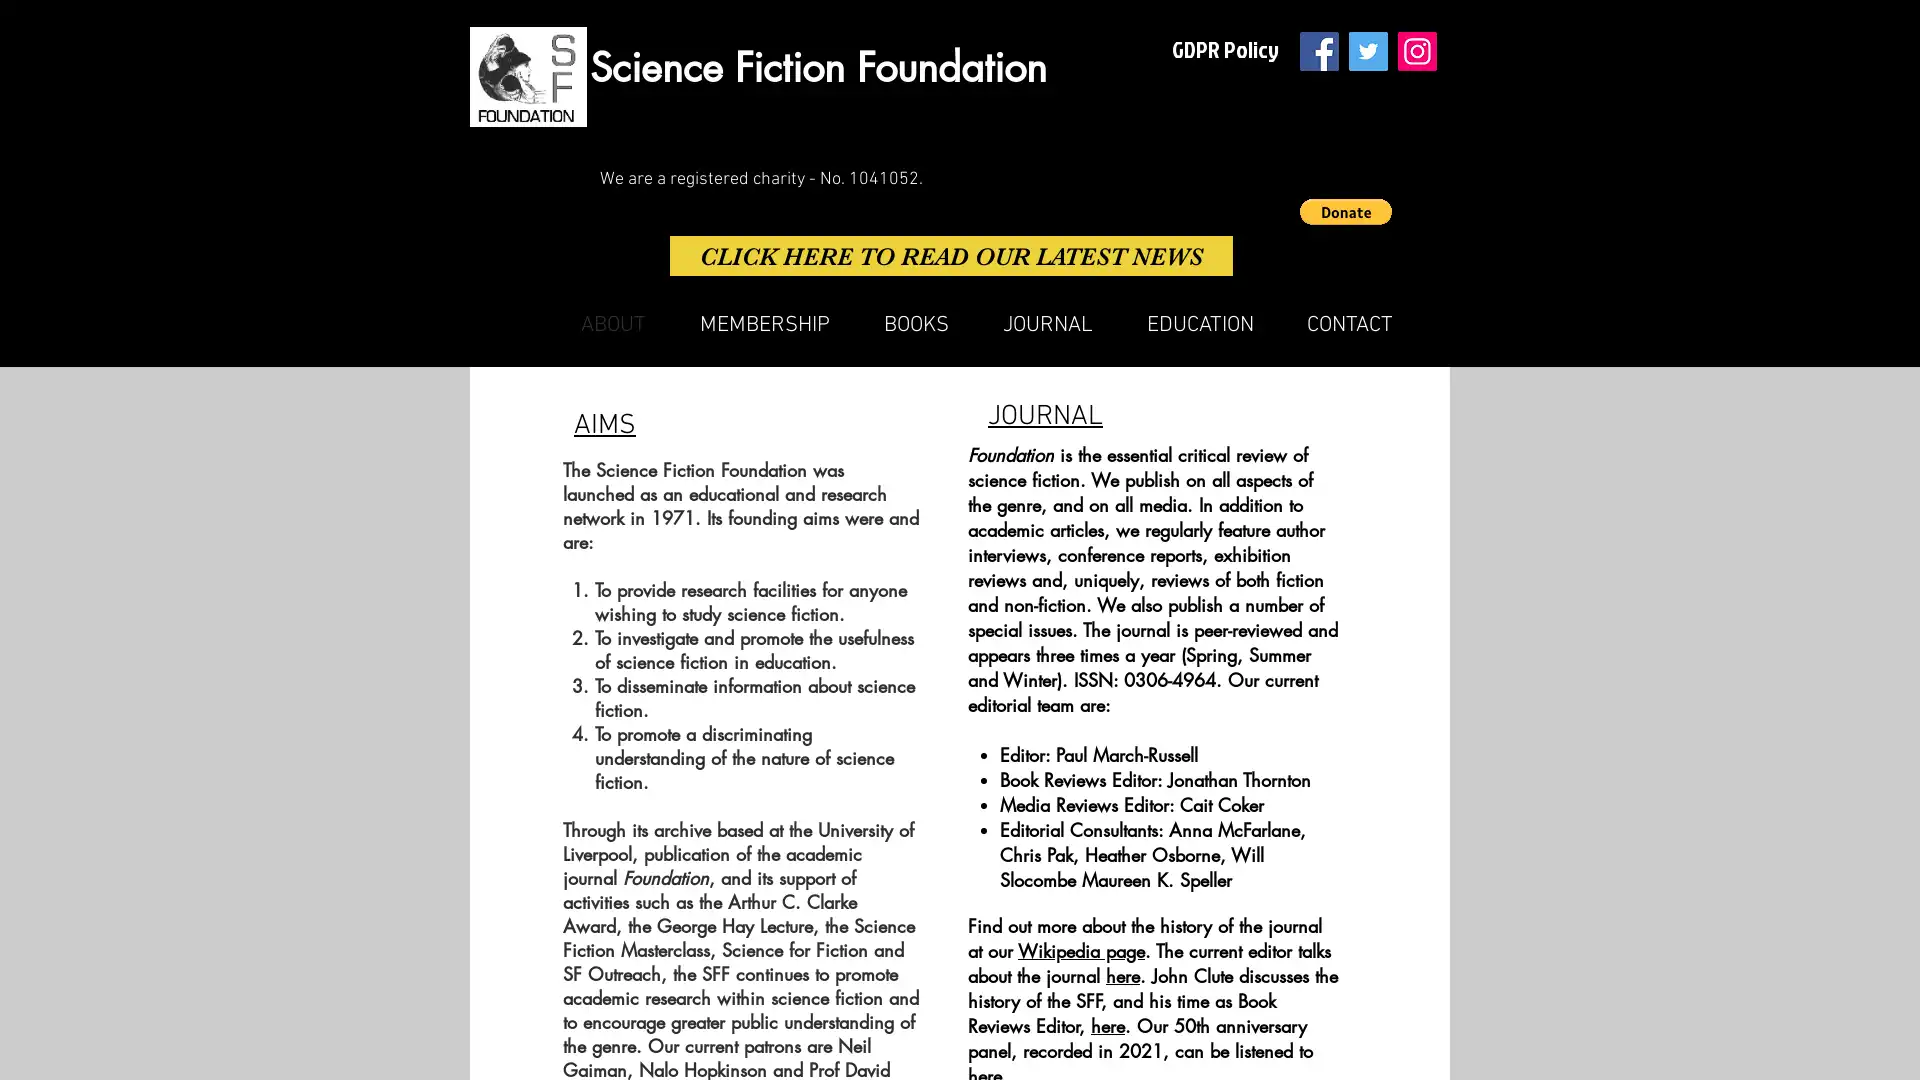 The width and height of the screenshot is (1920, 1080). Describe the element at coordinates (1345, 212) in the screenshot. I see `Donate via PayPal` at that location.